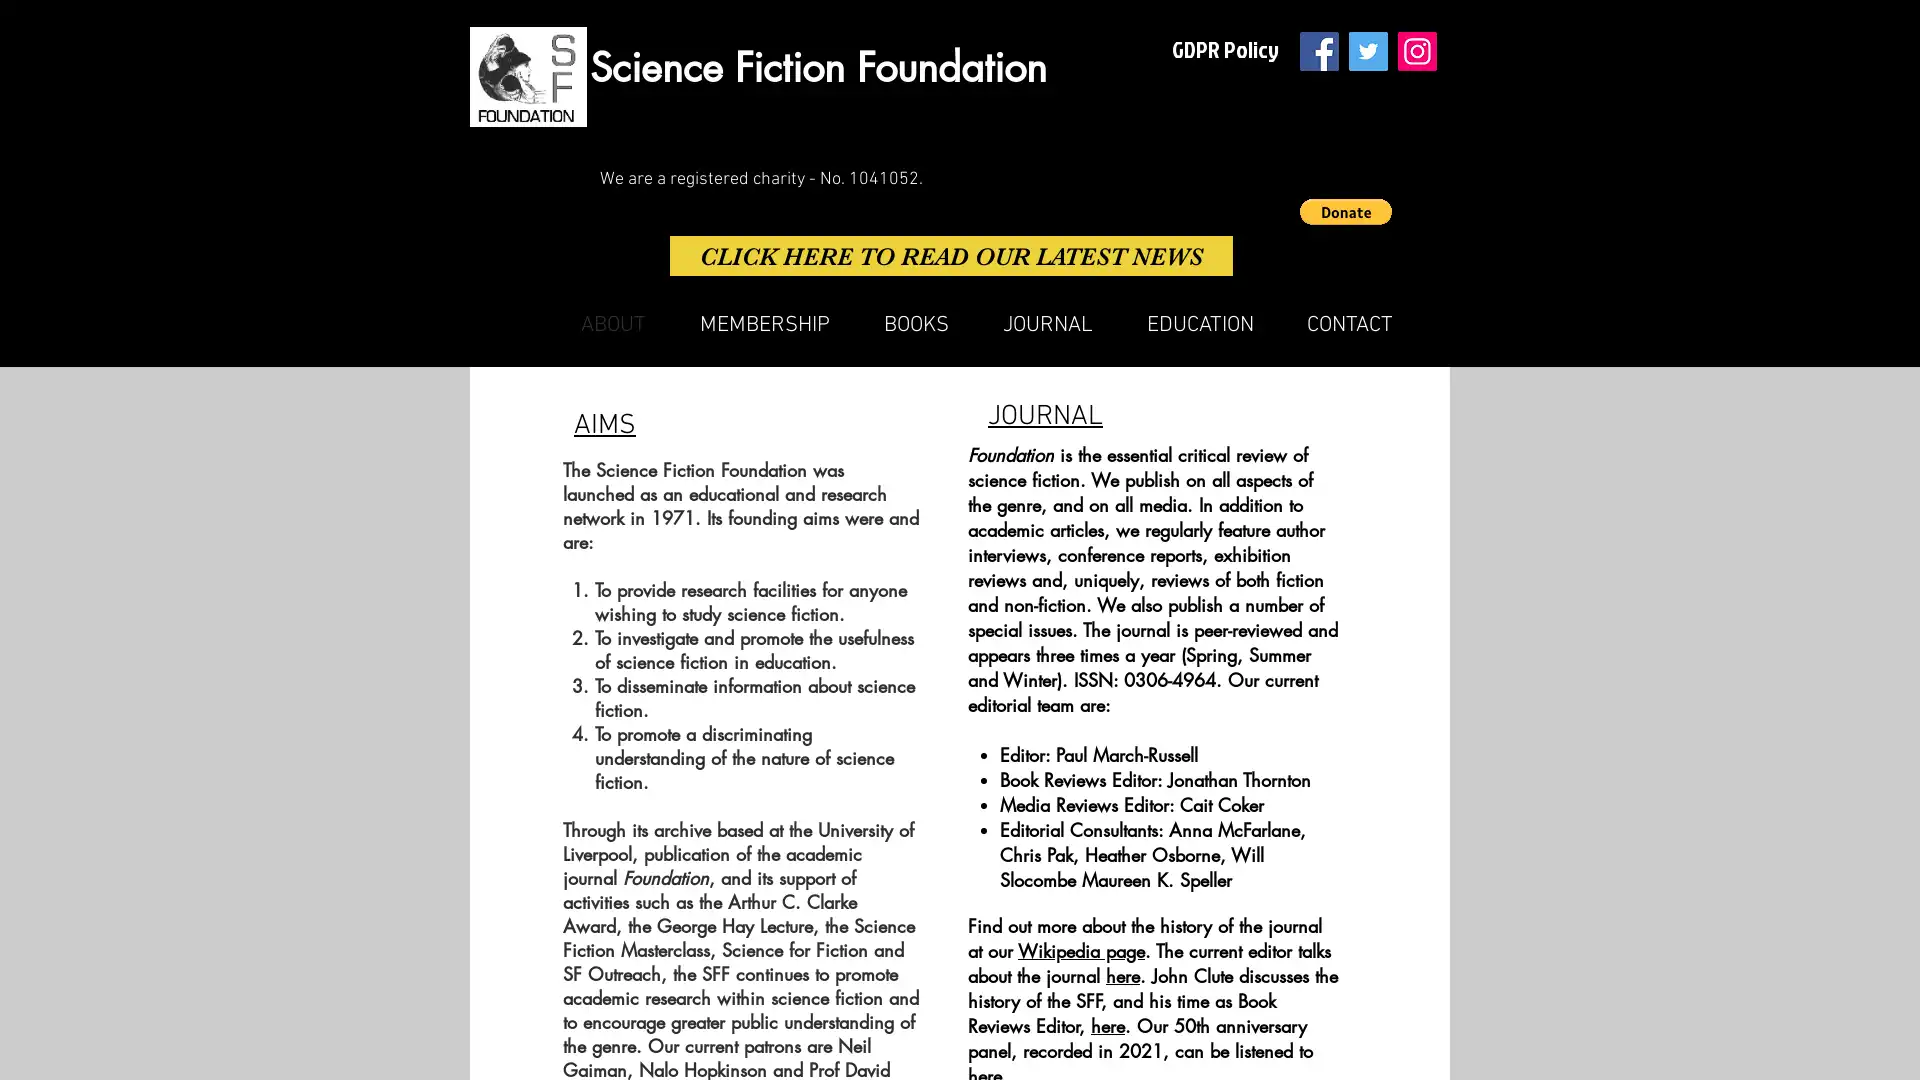 The width and height of the screenshot is (1920, 1080). Describe the element at coordinates (1345, 212) in the screenshot. I see `Donate via PayPal` at that location.